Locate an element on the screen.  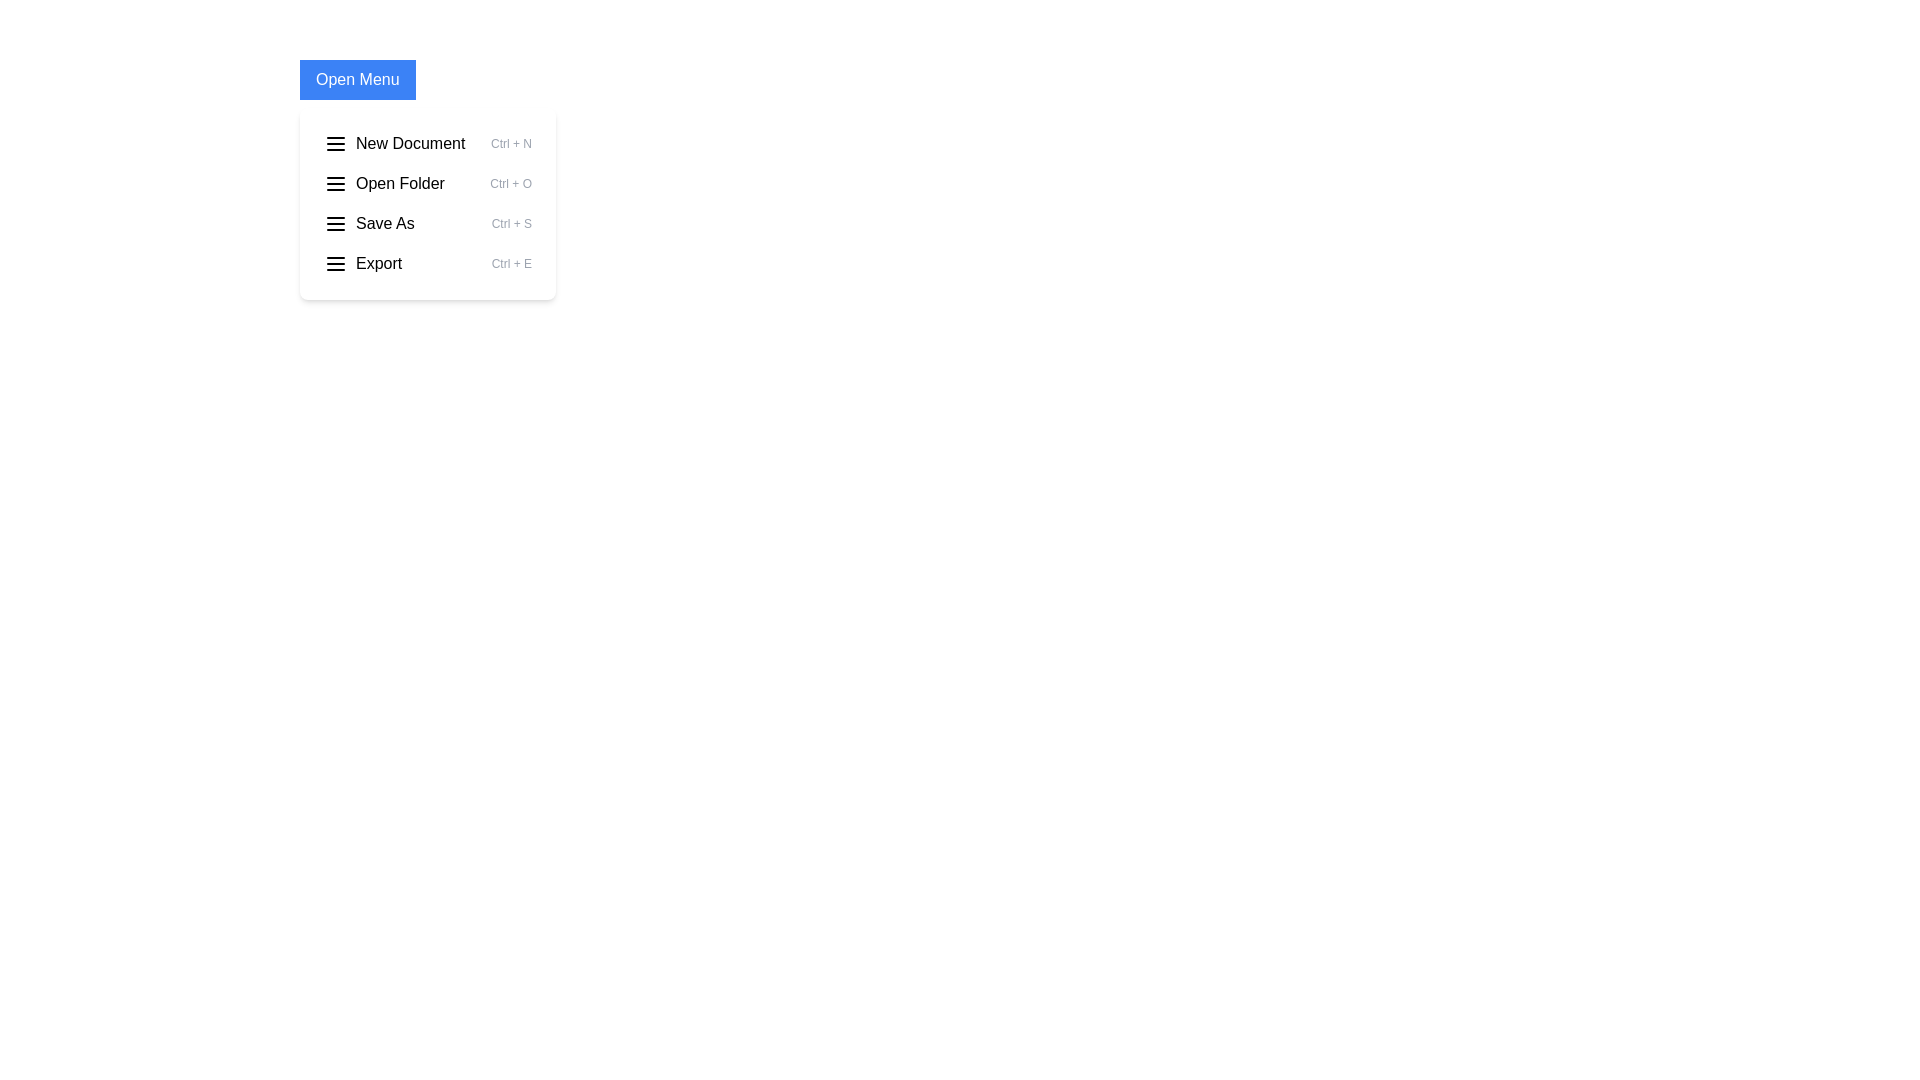
the 'New Document' list item in the drop-down menu is located at coordinates (426, 142).